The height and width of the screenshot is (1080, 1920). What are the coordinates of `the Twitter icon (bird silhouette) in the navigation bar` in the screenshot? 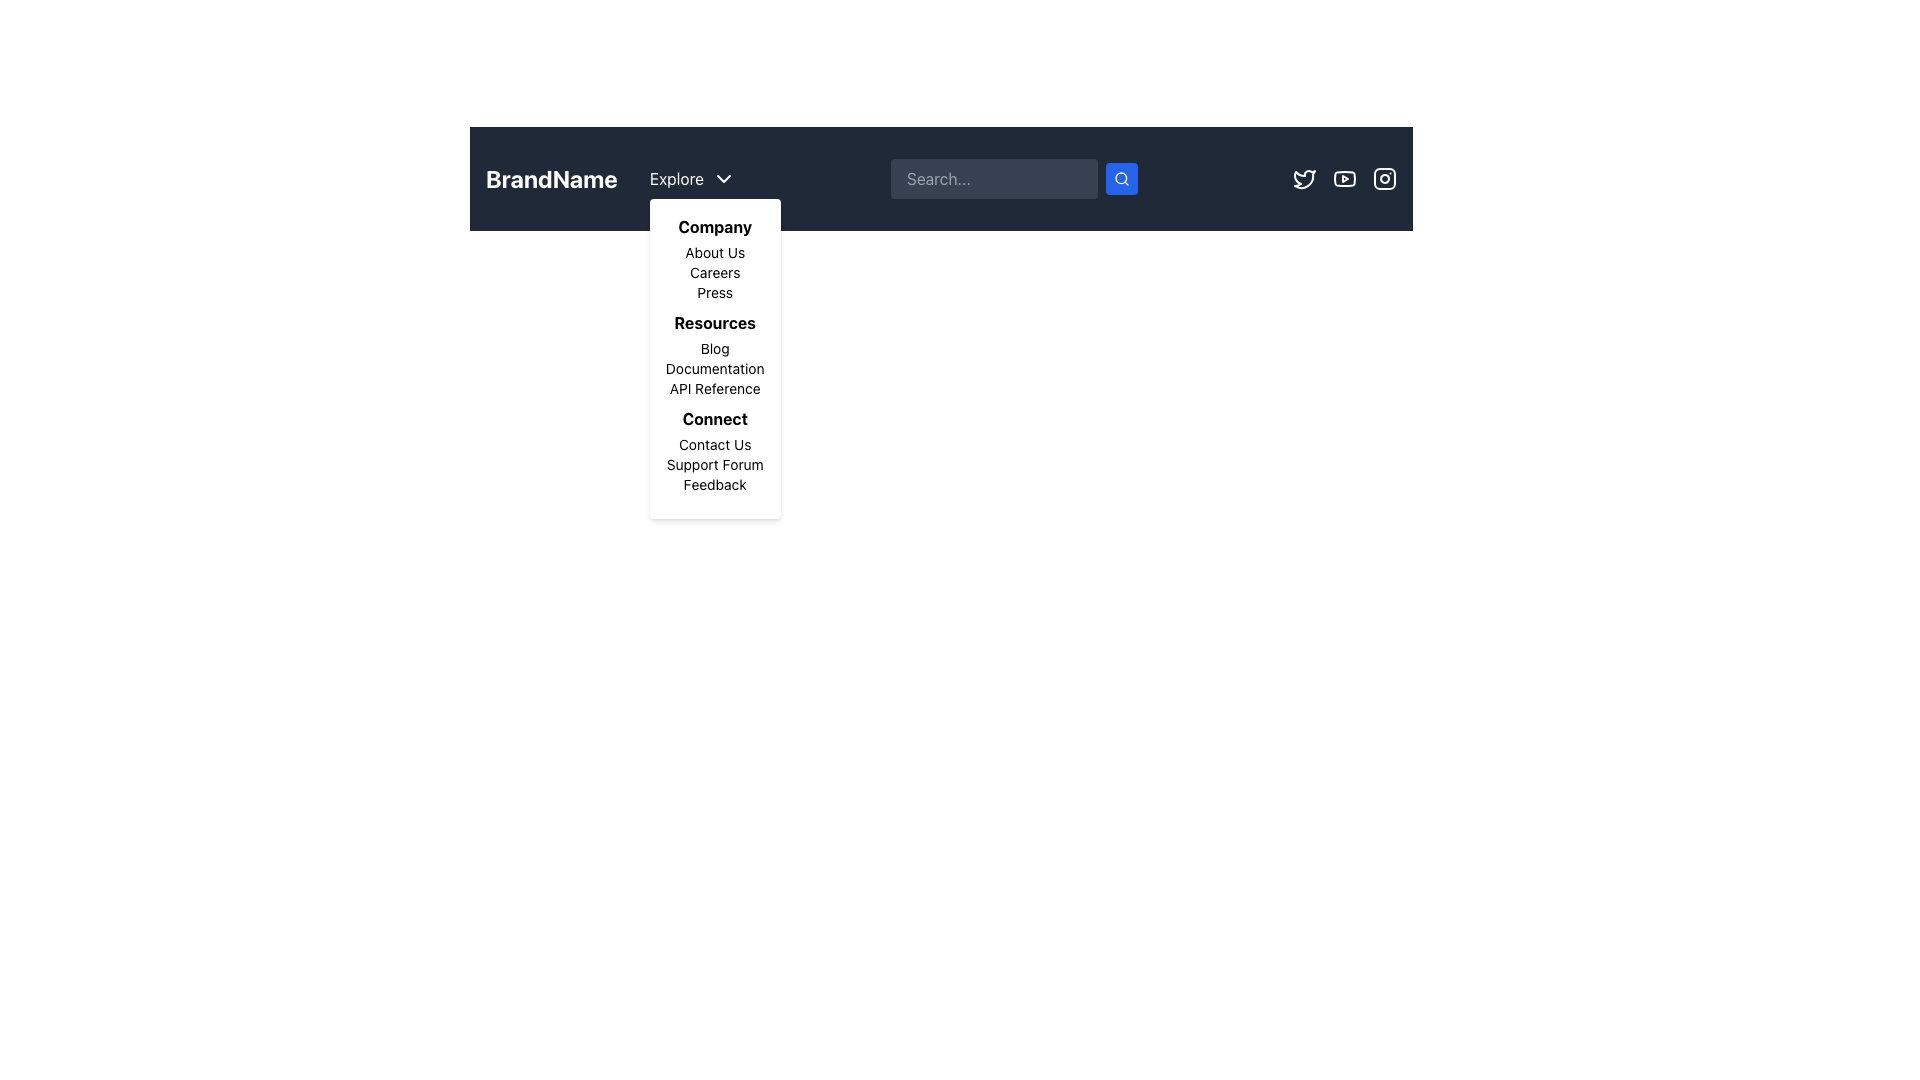 It's located at (1305, 177).